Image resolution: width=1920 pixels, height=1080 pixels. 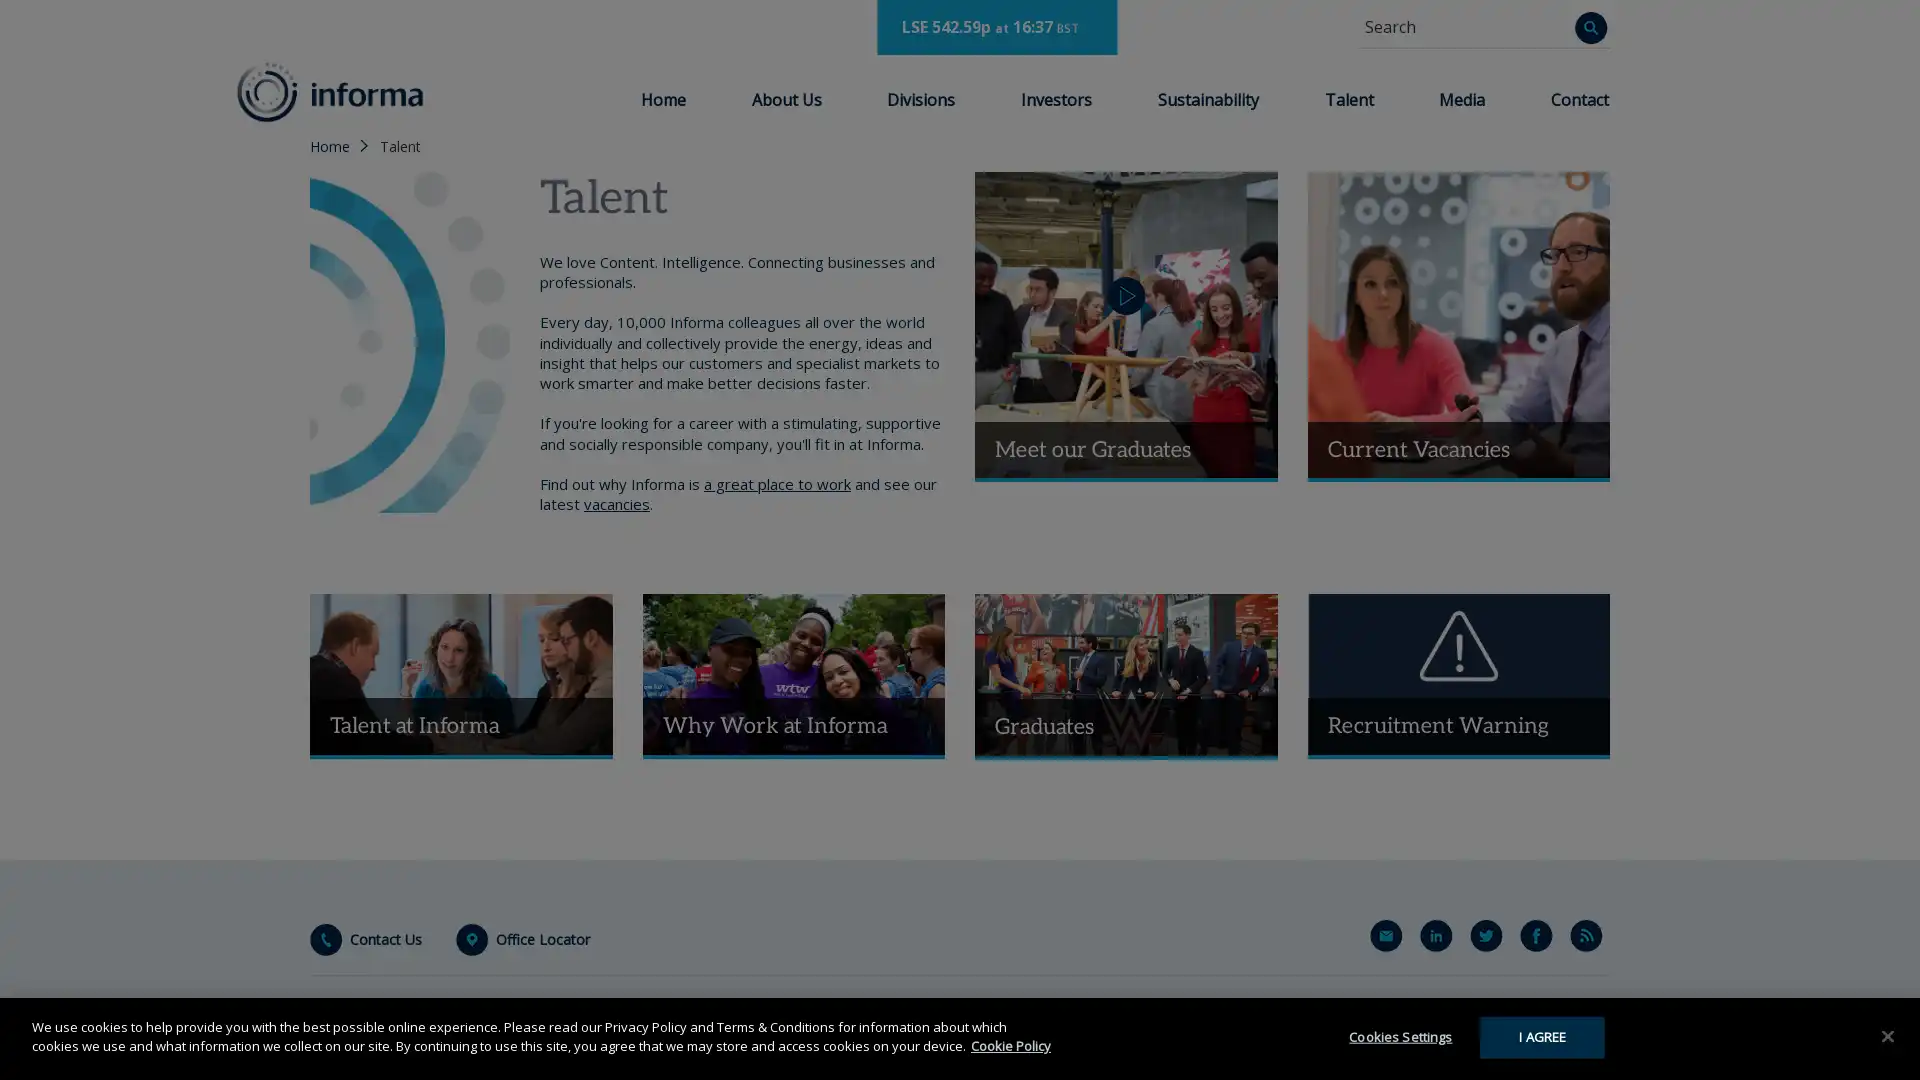 I want to click on Search, so click(x=1590, y=28).